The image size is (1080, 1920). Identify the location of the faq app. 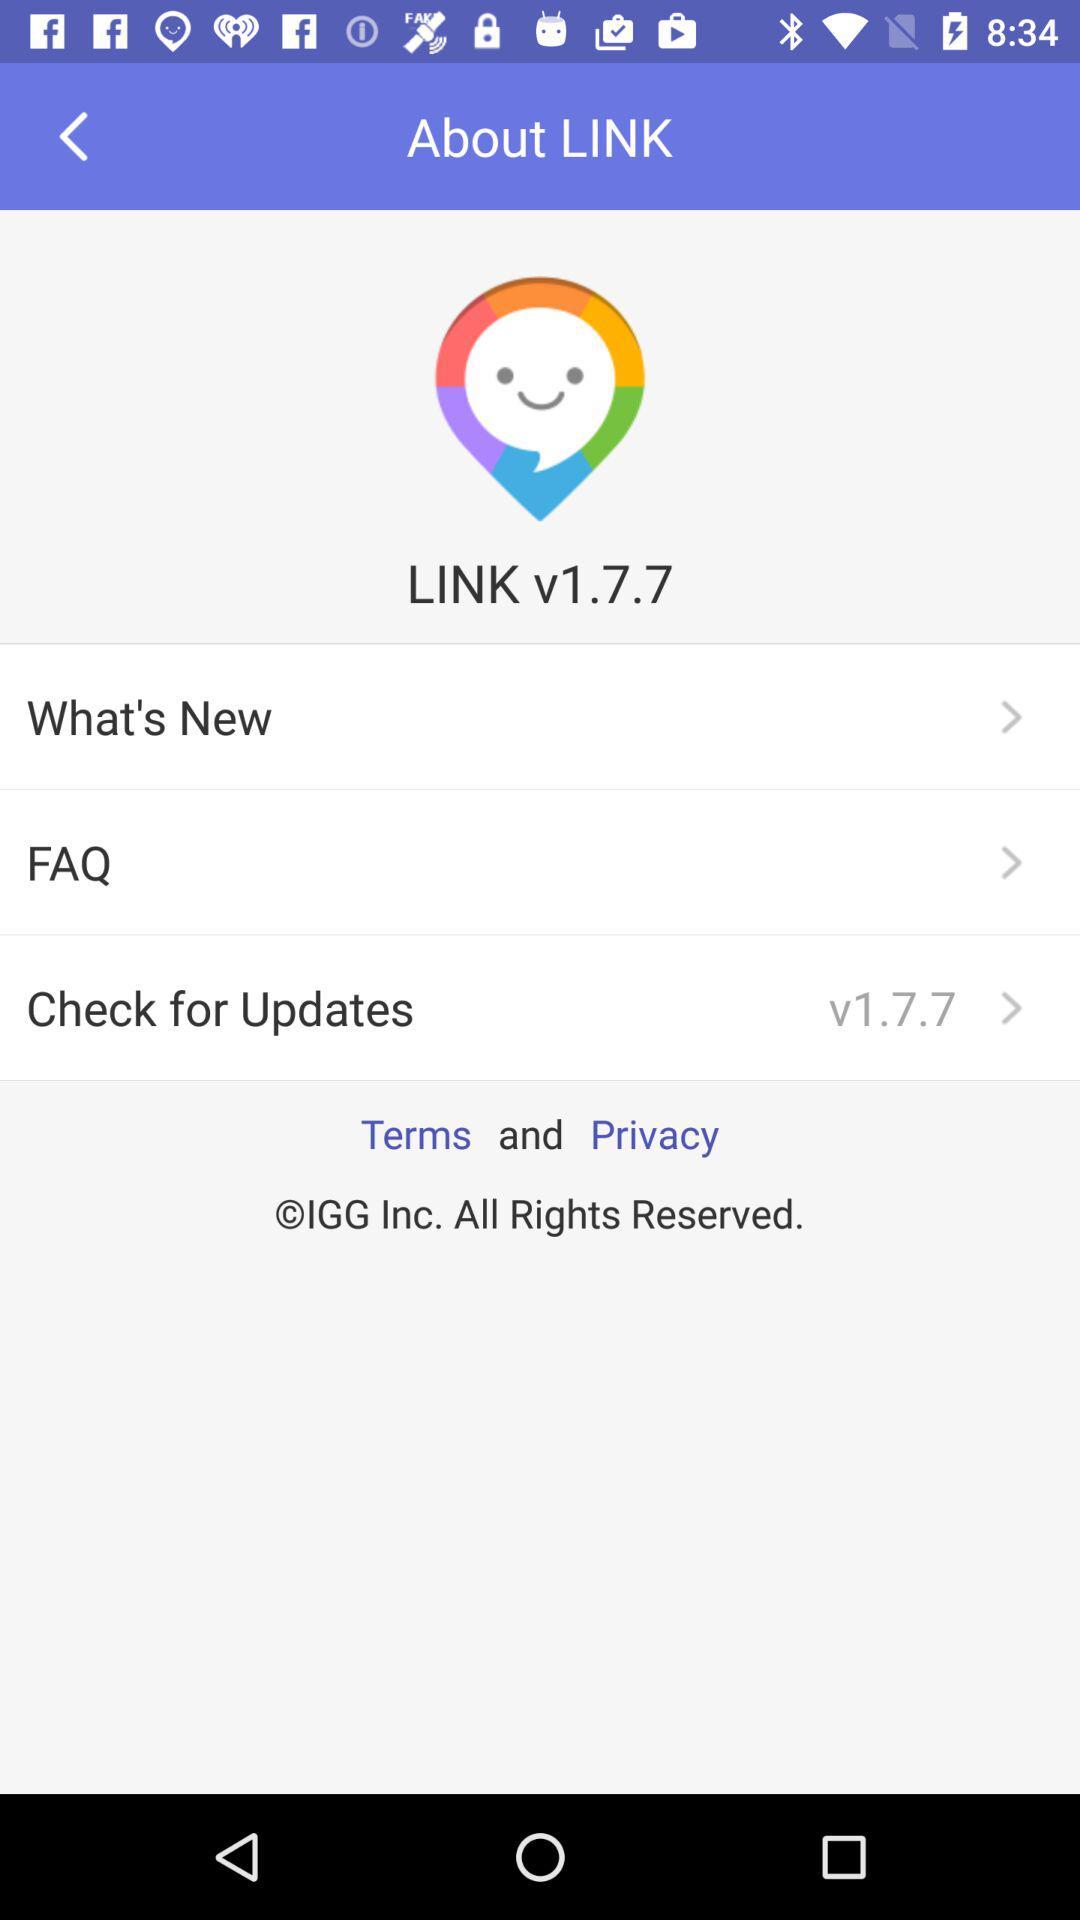
(540, 862).